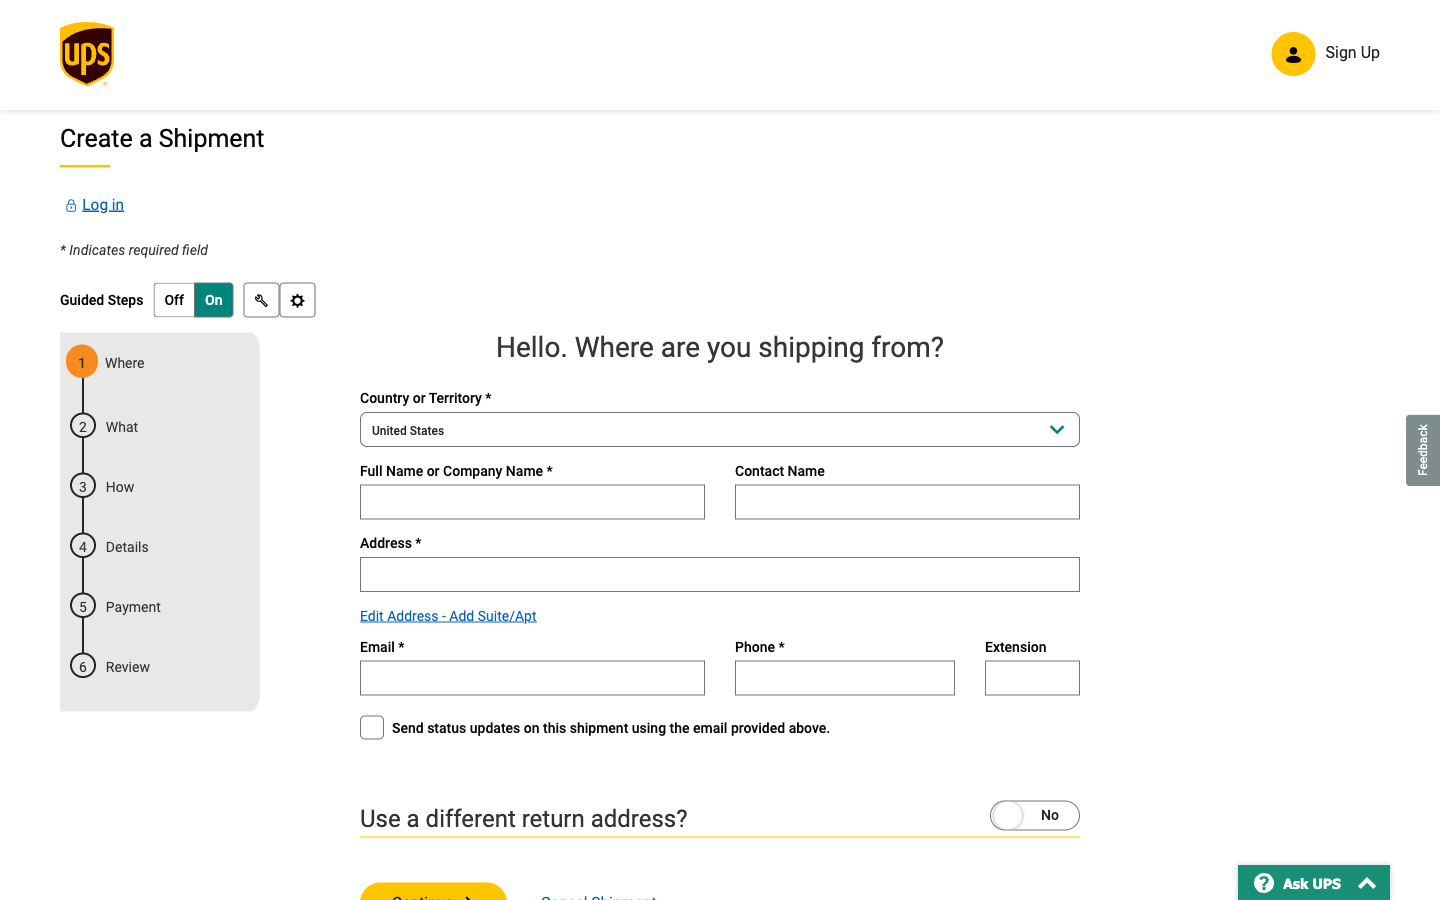 The image size is (1440, 900). I want to click on to use a different return address and opt to send updates on this shipment using the email above, so click(995, 813).